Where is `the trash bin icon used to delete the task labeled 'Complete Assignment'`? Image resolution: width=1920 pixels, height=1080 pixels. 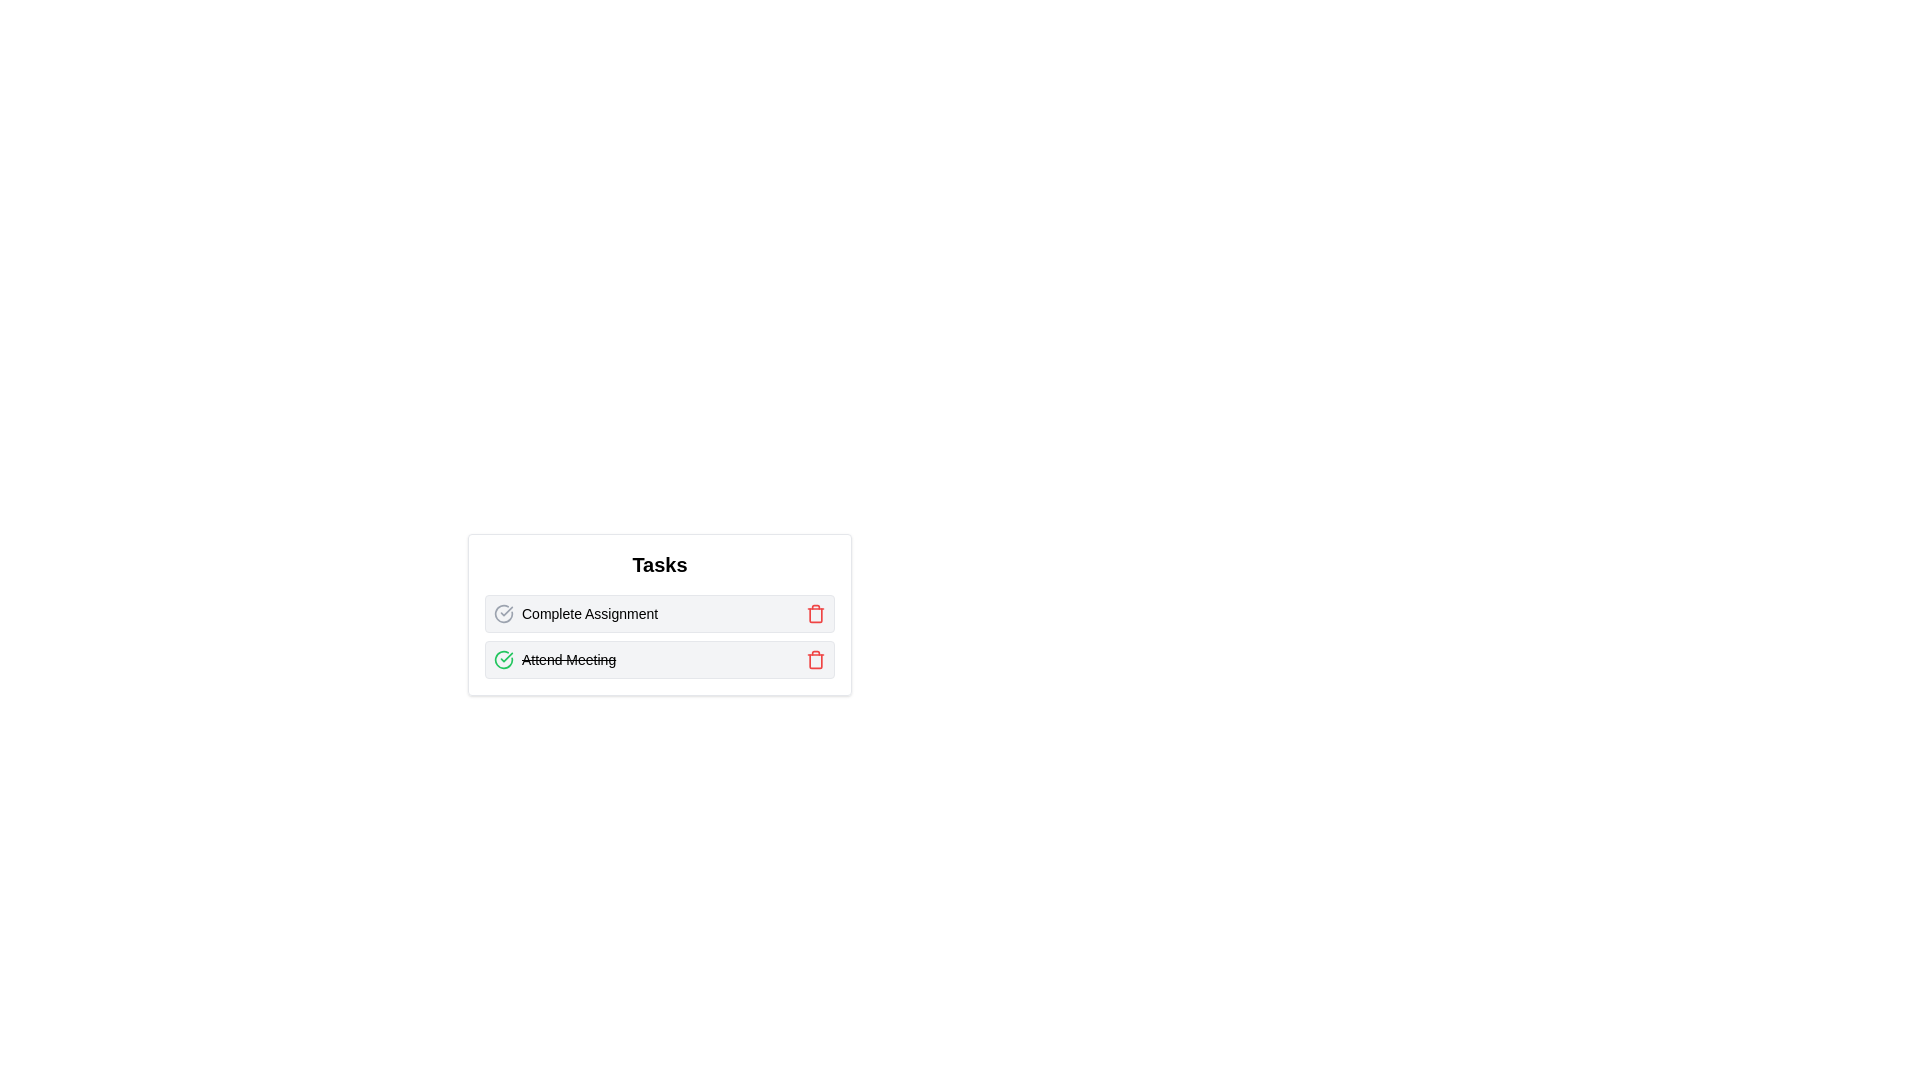
the trash bin icon used to delete the task labeled 'Complete Assignment' is located at coordinates (816, 612).